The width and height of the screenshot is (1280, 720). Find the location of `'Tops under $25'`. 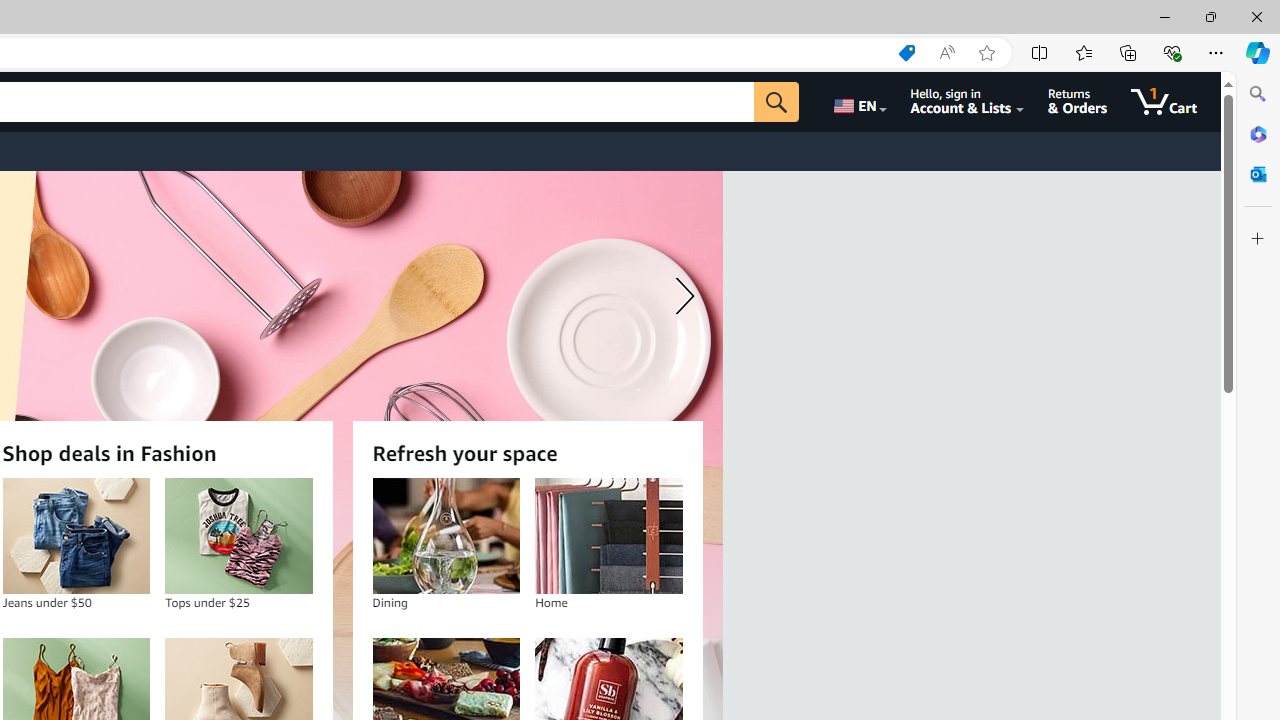

'Tops under $25' is located at coordinates (239, 535).